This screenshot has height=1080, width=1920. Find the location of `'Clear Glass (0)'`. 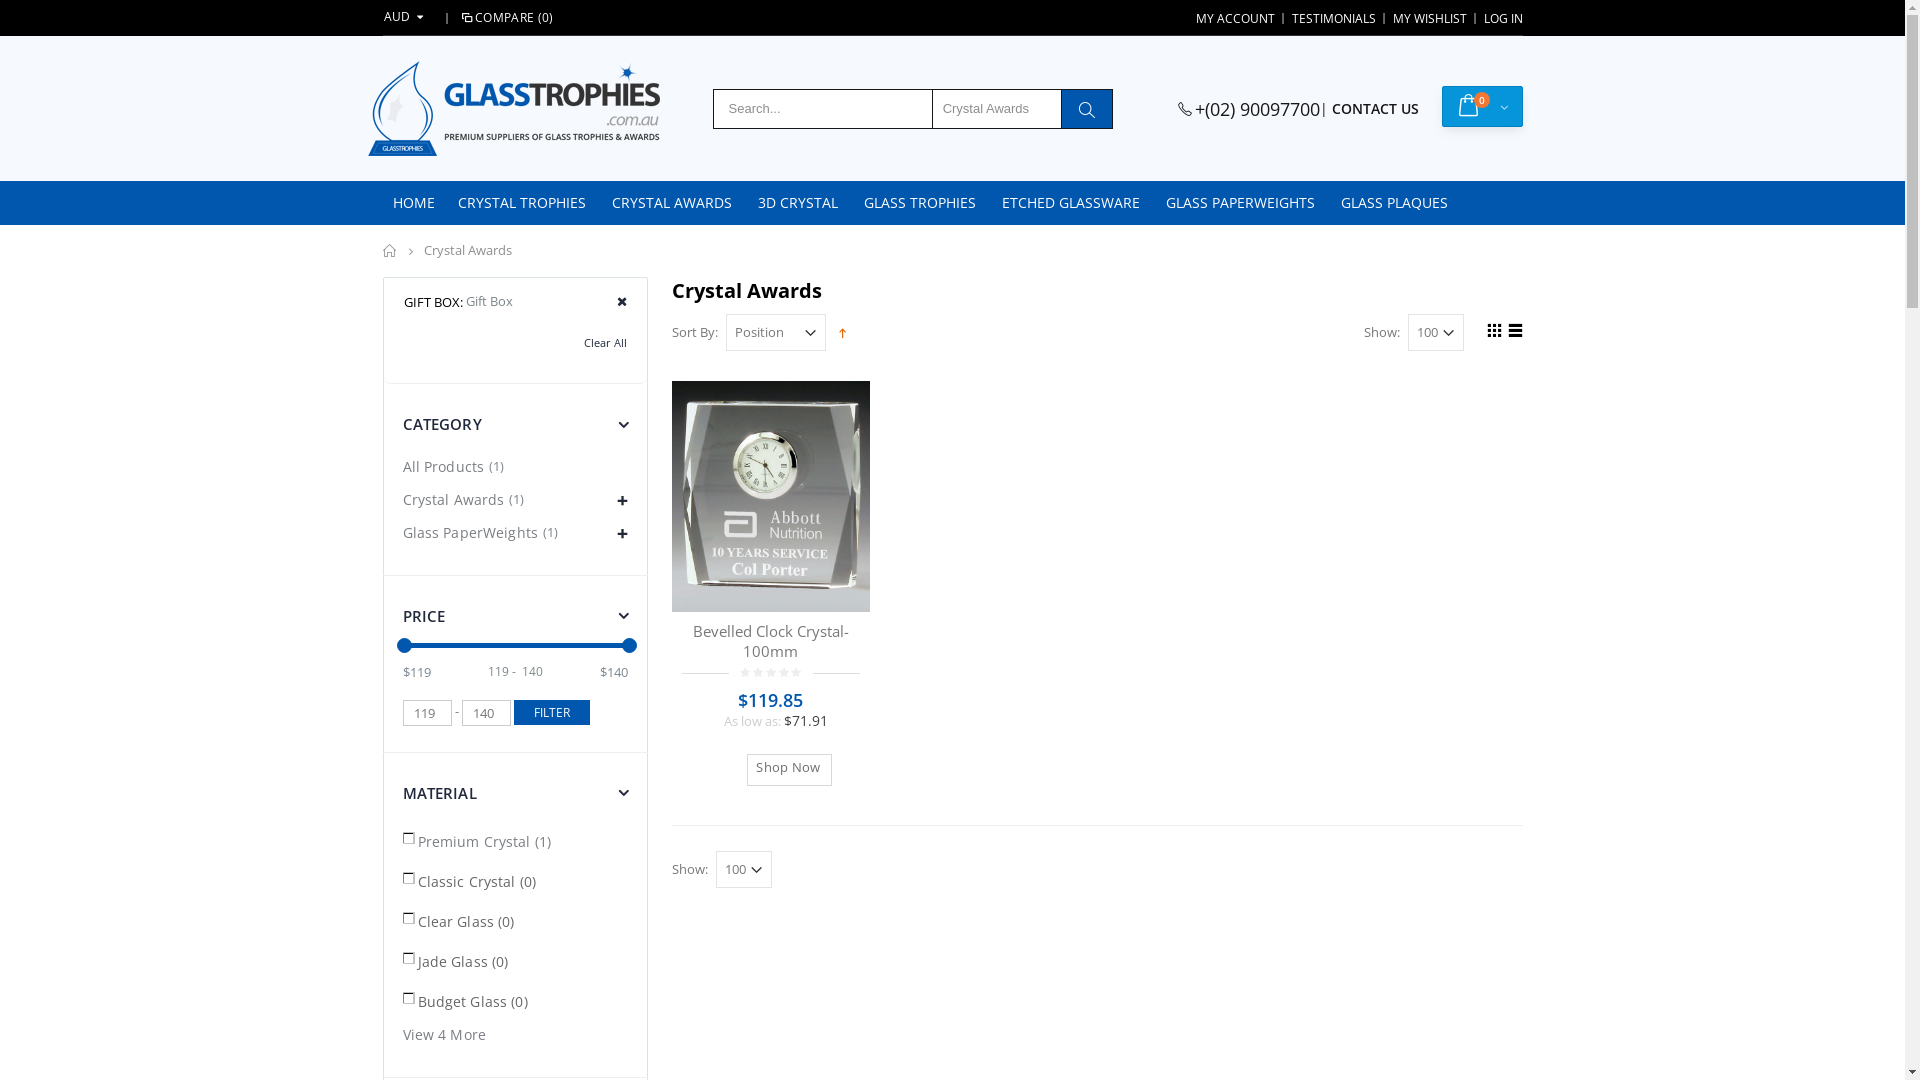

'Clear Glass (0)' is located at coordinates (459, 918).